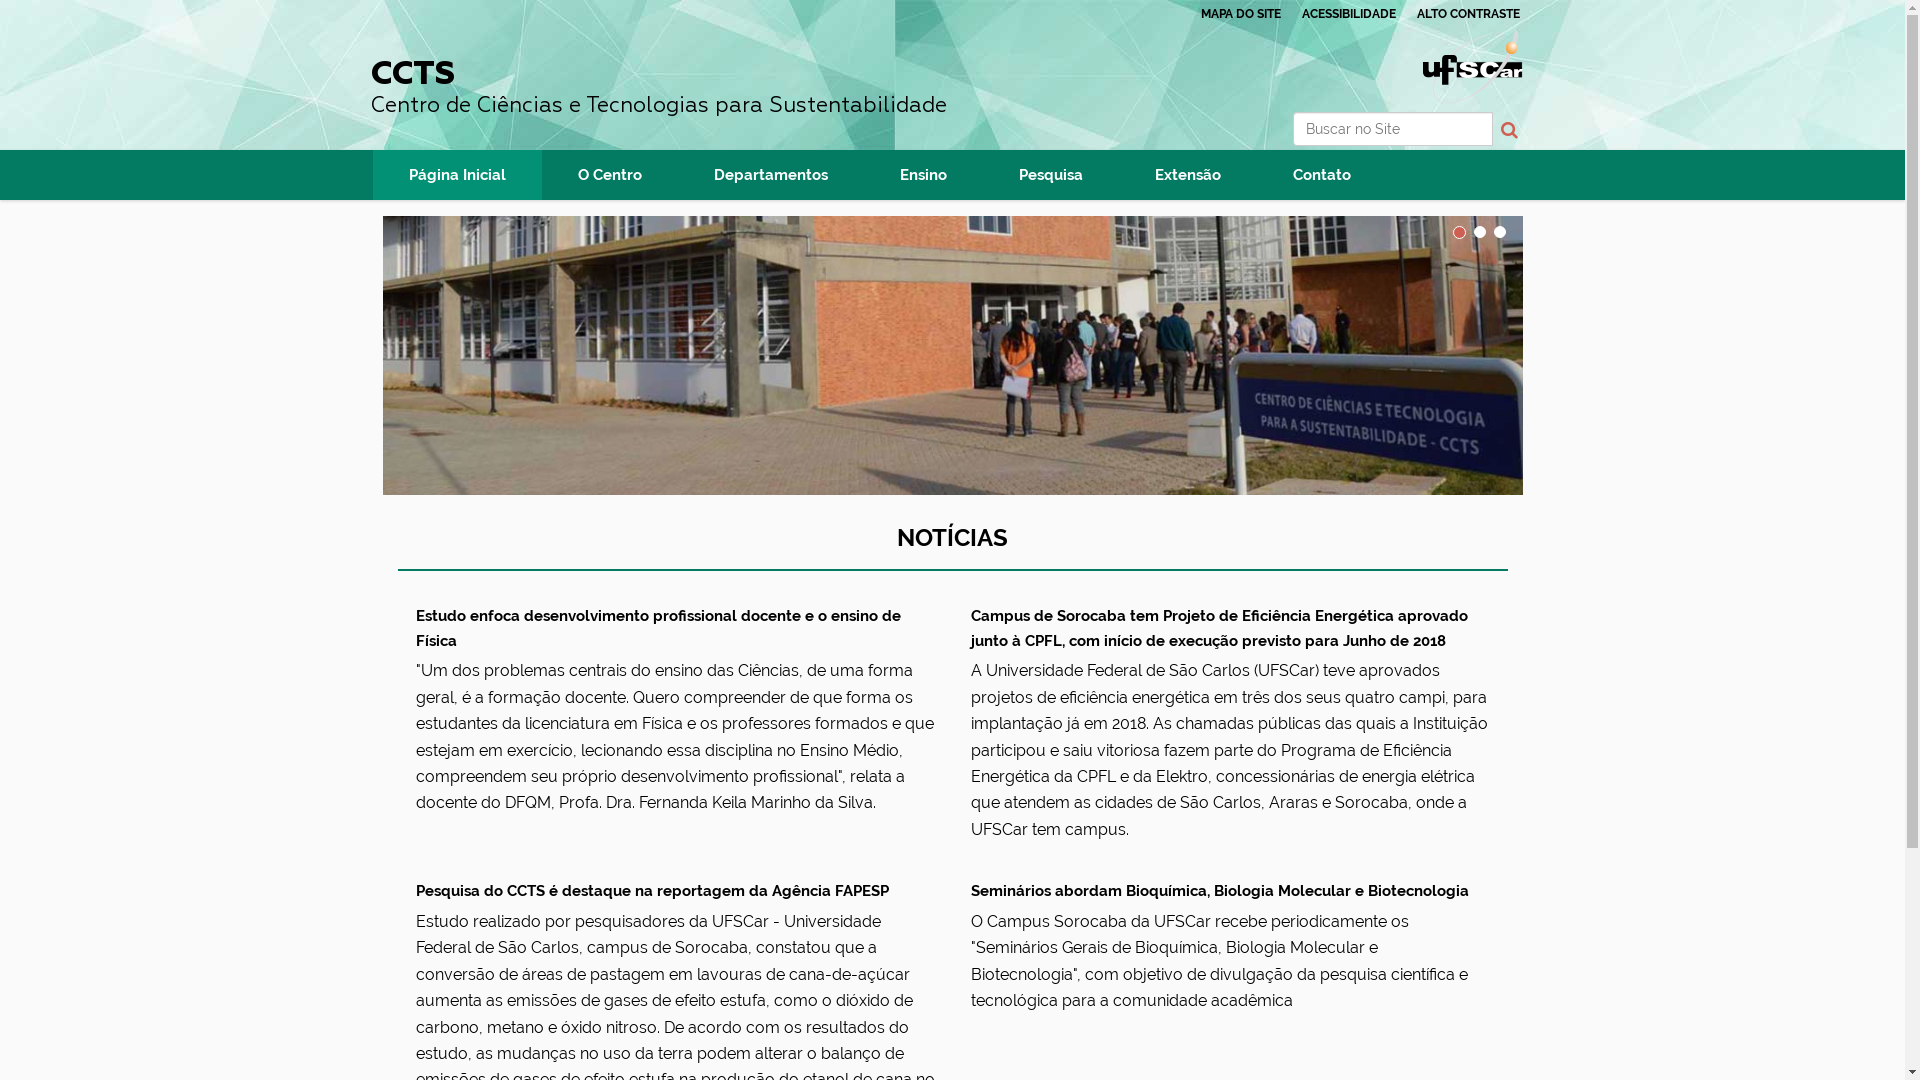  What do you see at coordinates (982, 173) in the screenshot?
I see `'Pesquisa'` at bounding box center [982, 173].